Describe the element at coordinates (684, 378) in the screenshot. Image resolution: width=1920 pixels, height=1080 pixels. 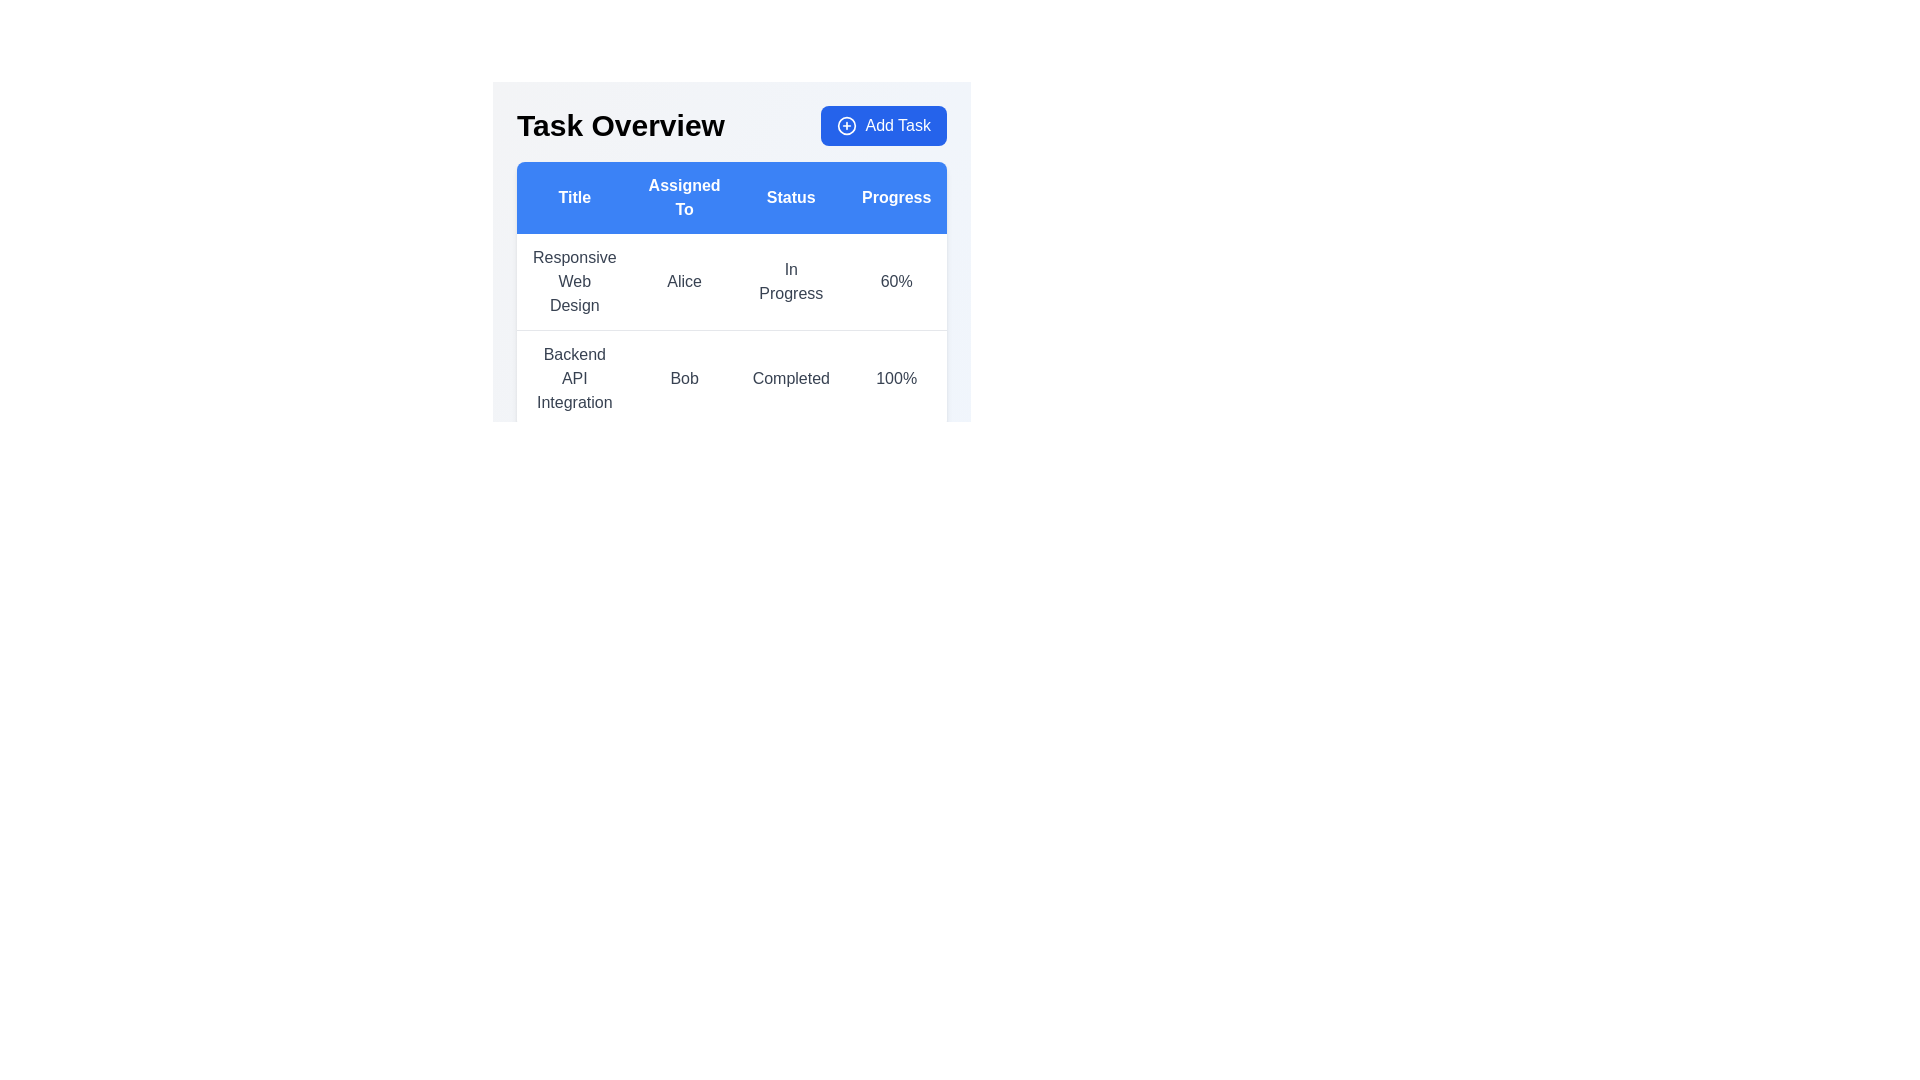
I see `text 'Bob' located in the second item of the 'Assigned To' column within the table associated with the 'Backend API Integration' row` at that location.